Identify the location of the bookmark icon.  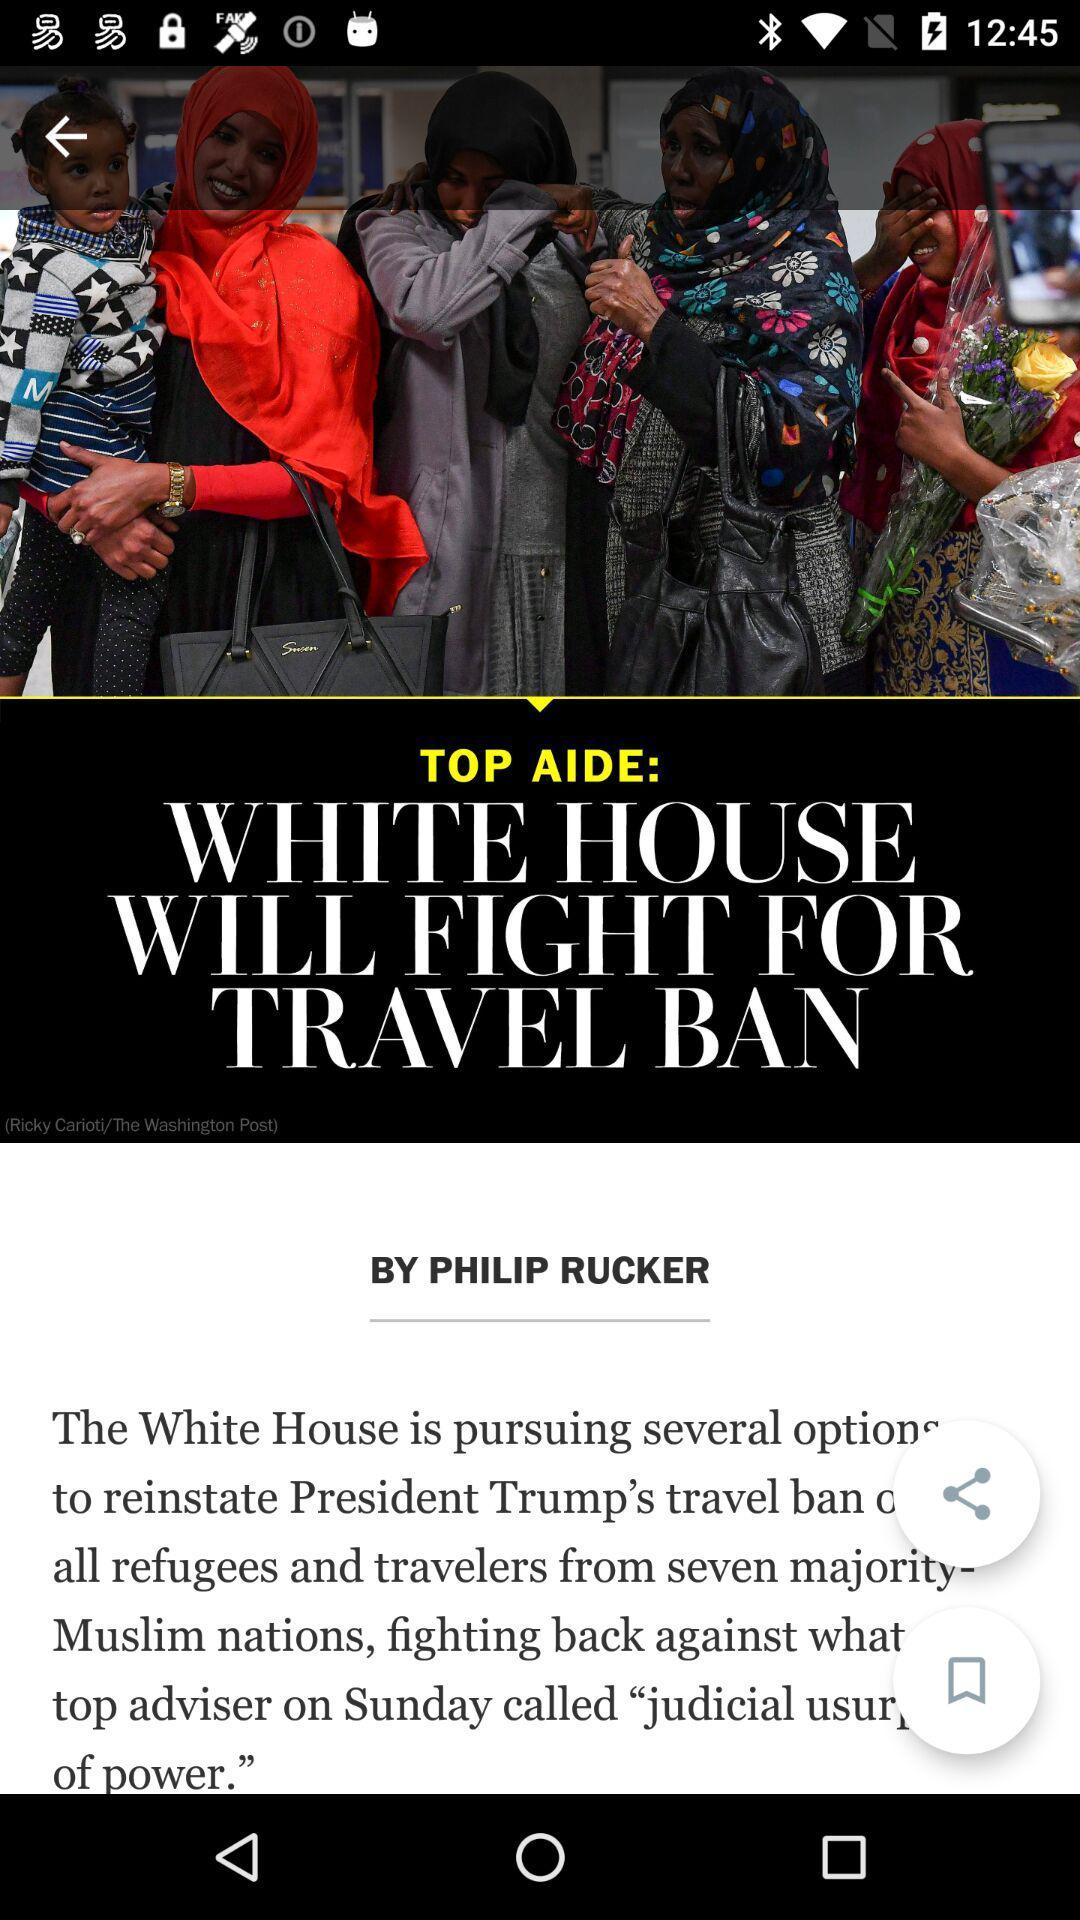
(965, 1680).